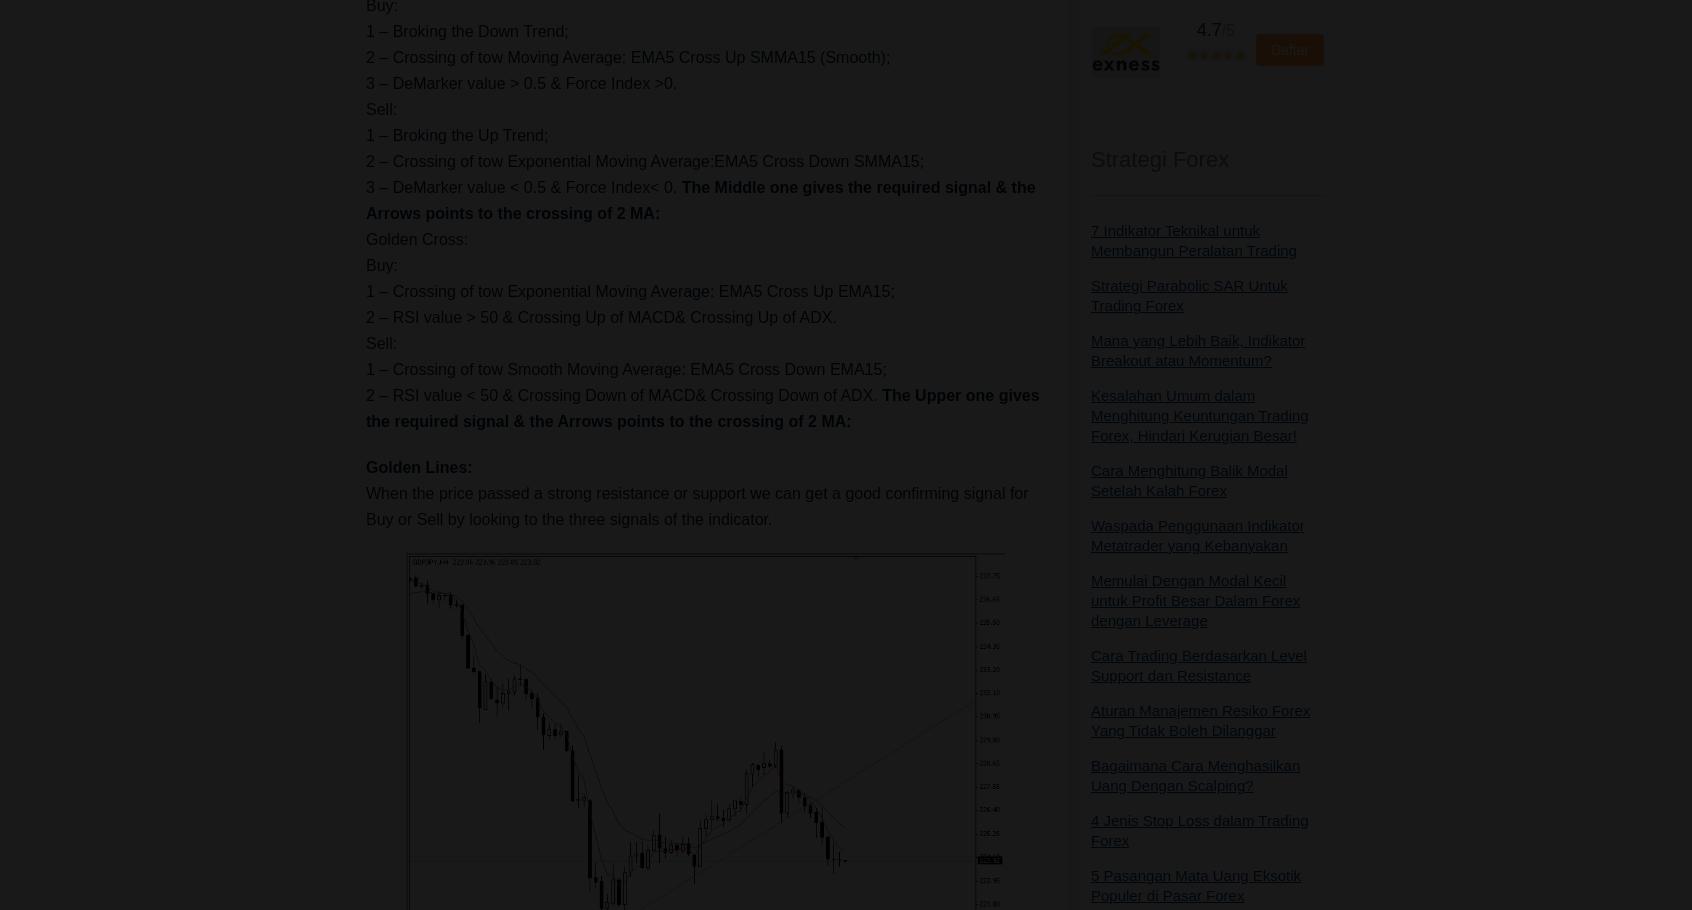  What do you see at coordinates (1288, 49) in the screenshot?
I see `'Daftar'` at bounding box center [1288, 49].